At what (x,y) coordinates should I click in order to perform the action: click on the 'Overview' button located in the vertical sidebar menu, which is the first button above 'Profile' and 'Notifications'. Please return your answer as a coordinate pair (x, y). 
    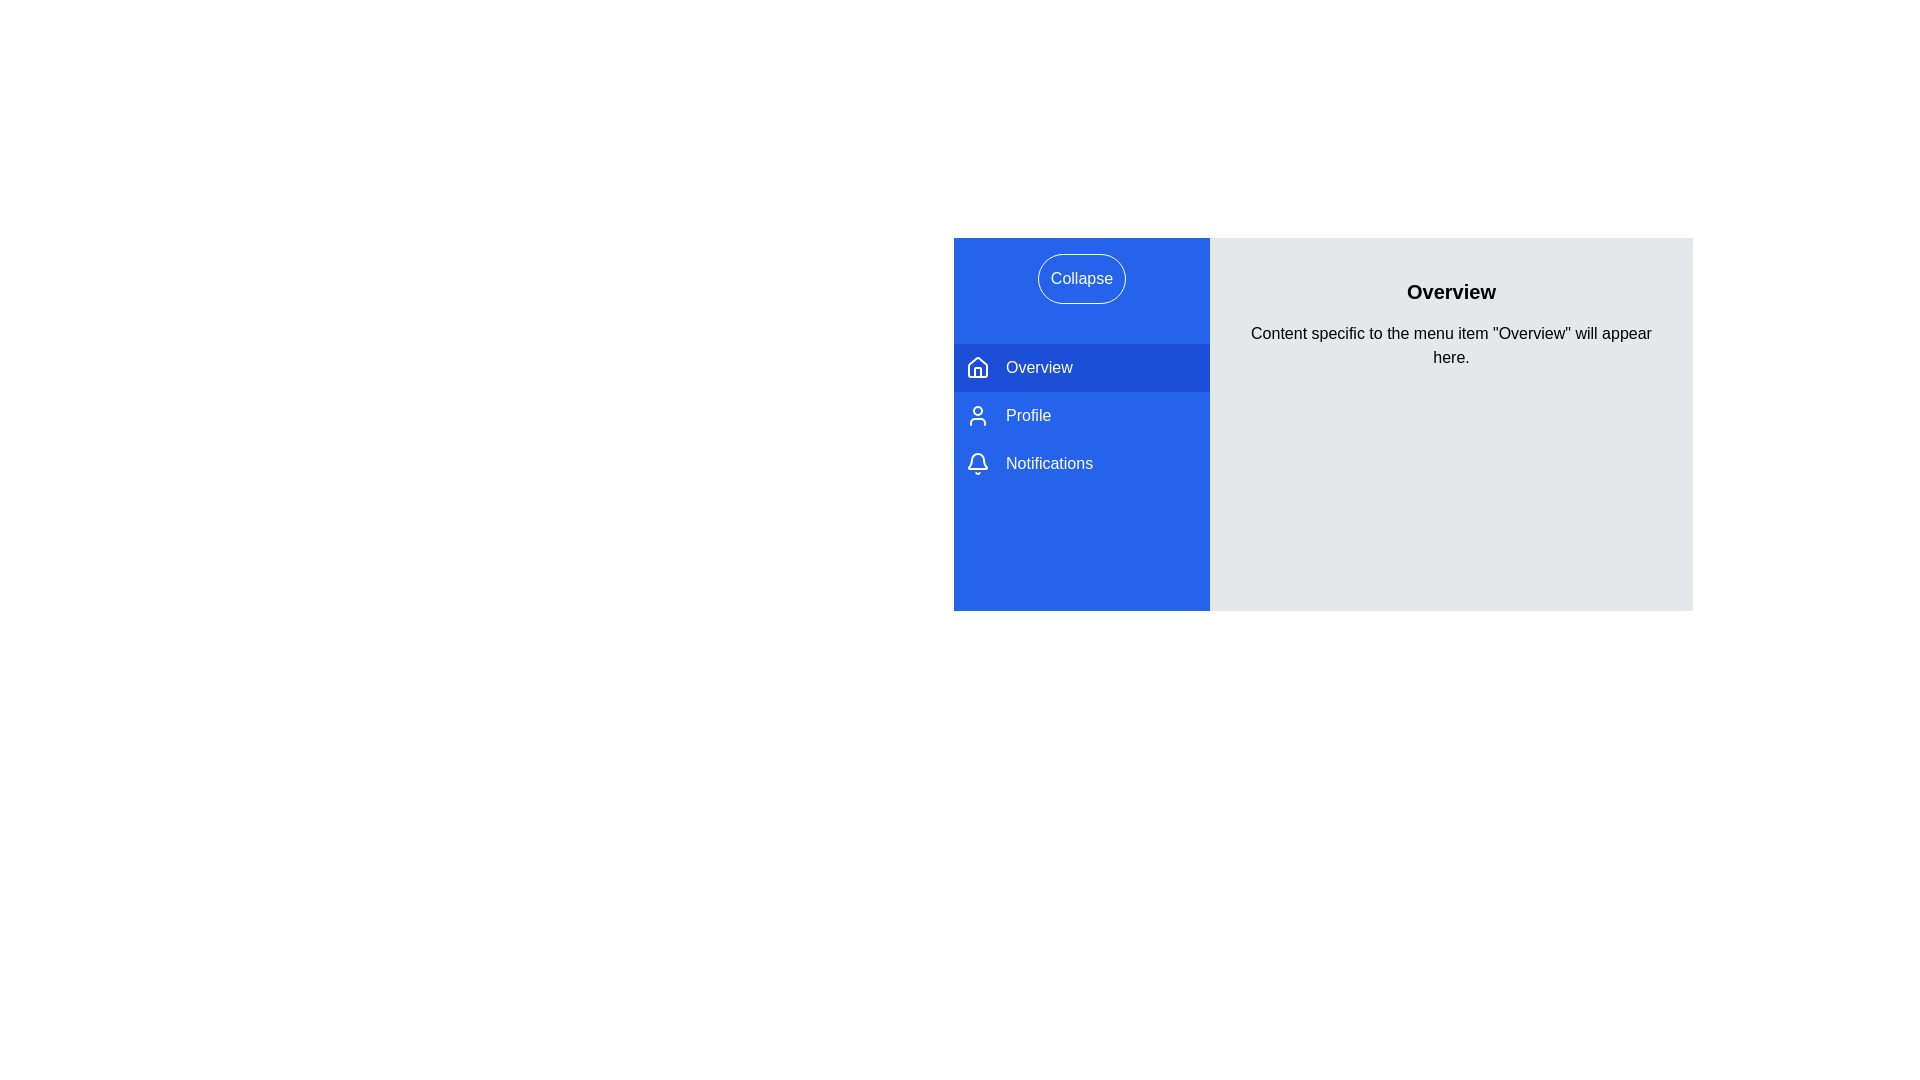
    Looking at the image, I should click on (1080, 367).